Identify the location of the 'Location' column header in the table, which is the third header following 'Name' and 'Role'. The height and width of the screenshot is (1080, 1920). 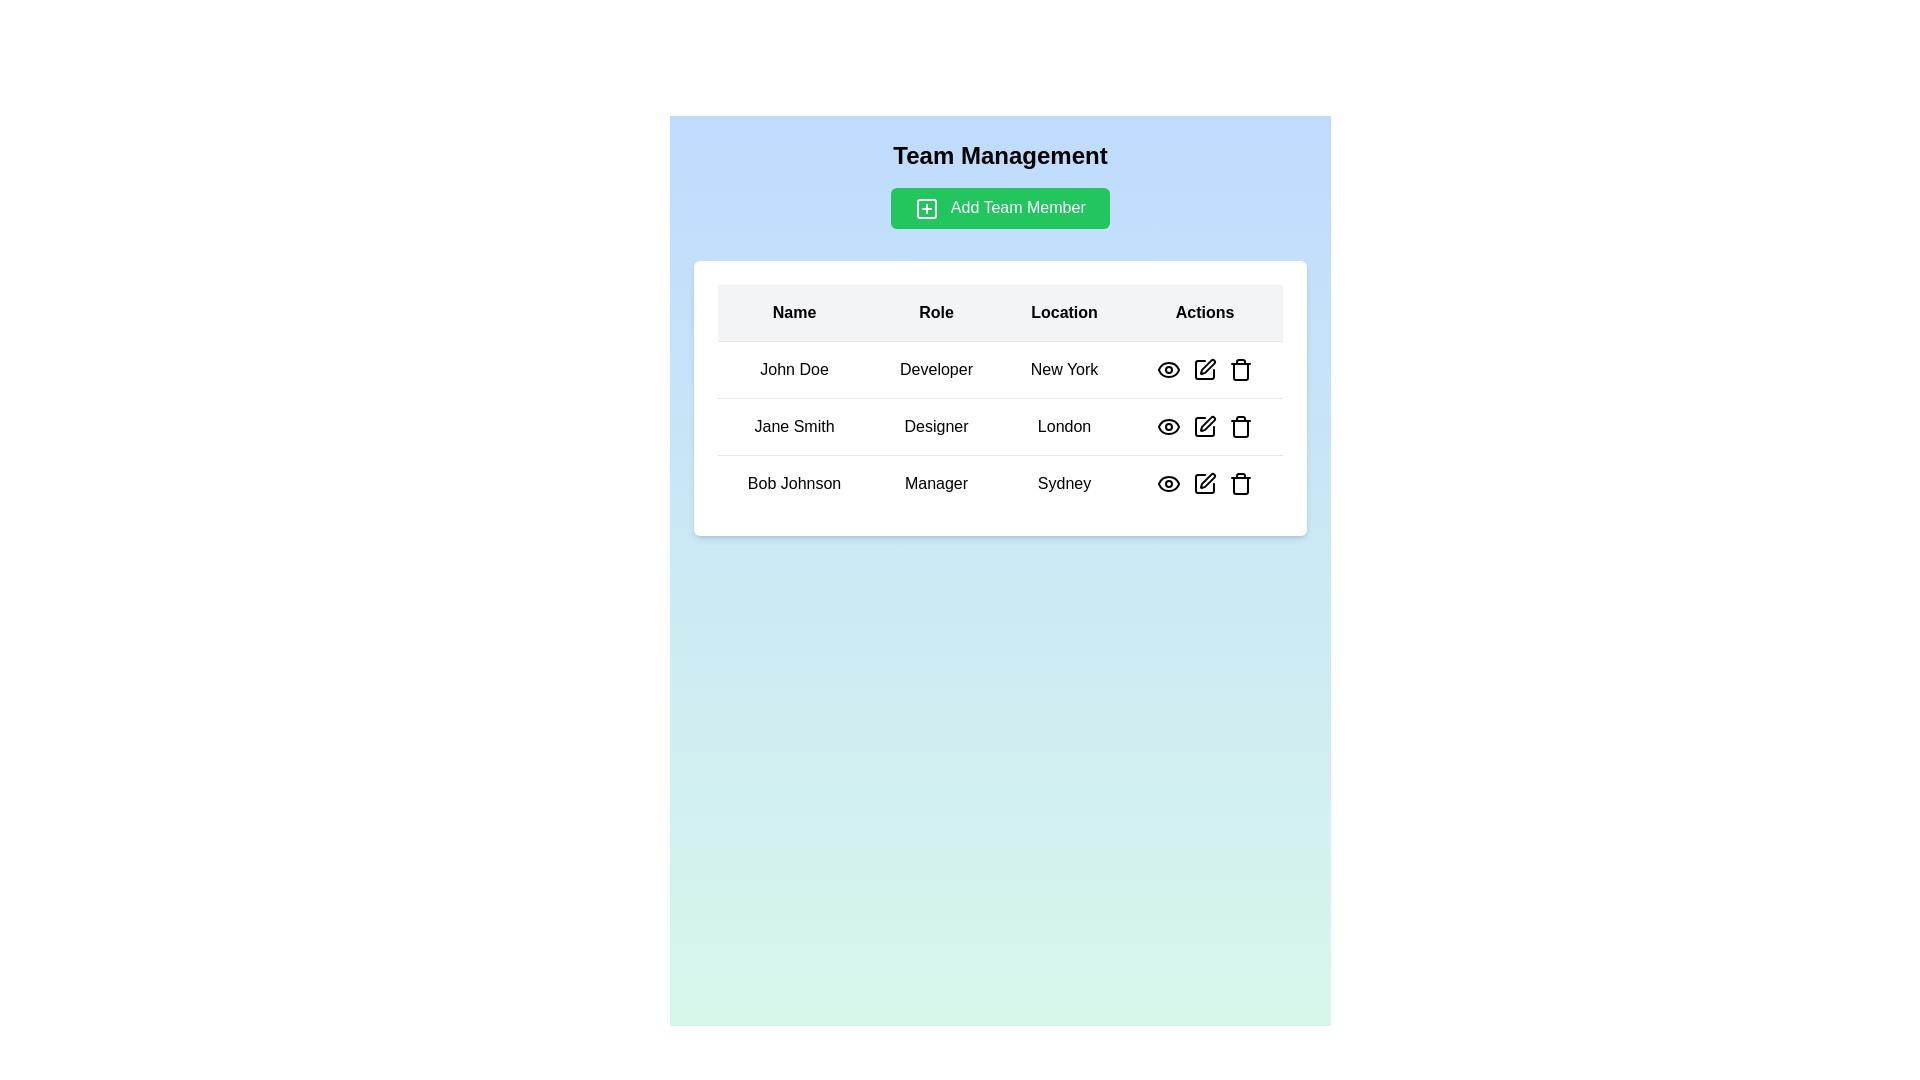
(1063, 312).